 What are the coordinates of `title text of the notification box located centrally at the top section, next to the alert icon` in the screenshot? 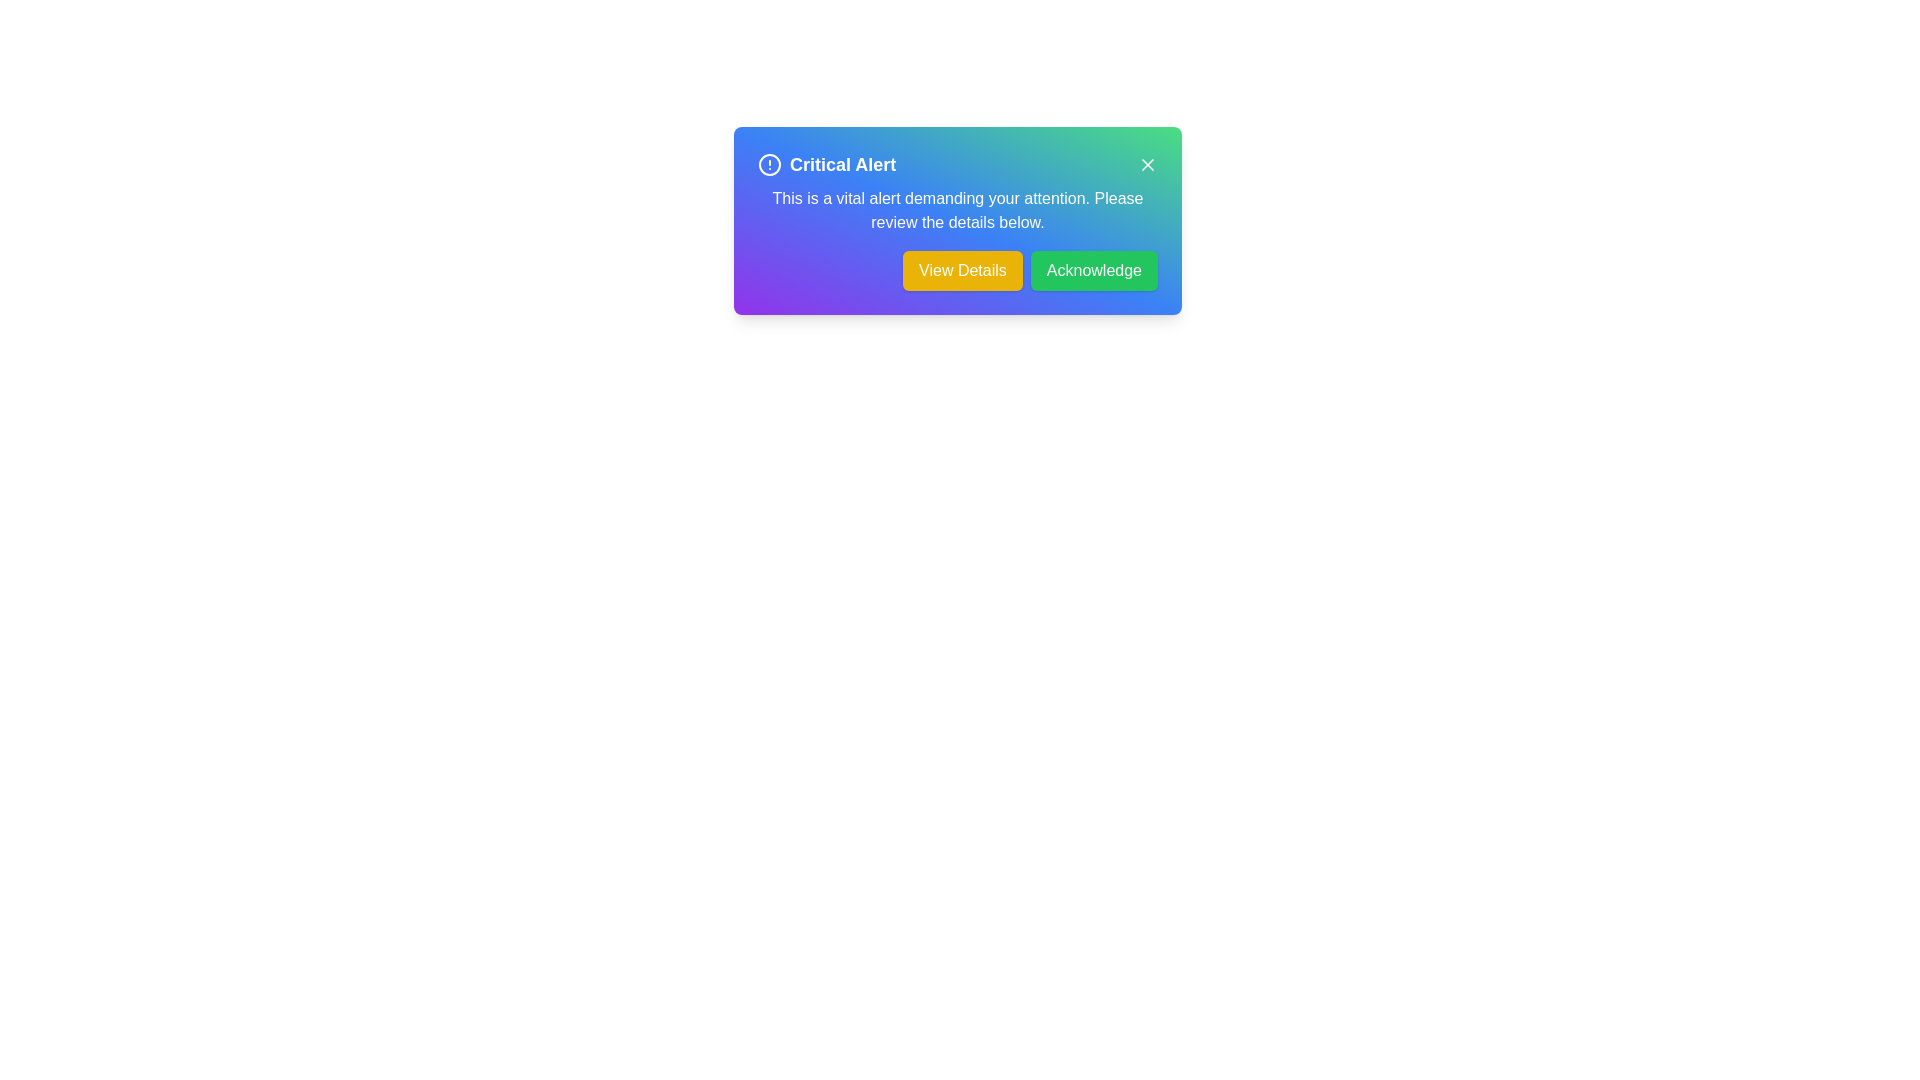 It's located at (843, 164).